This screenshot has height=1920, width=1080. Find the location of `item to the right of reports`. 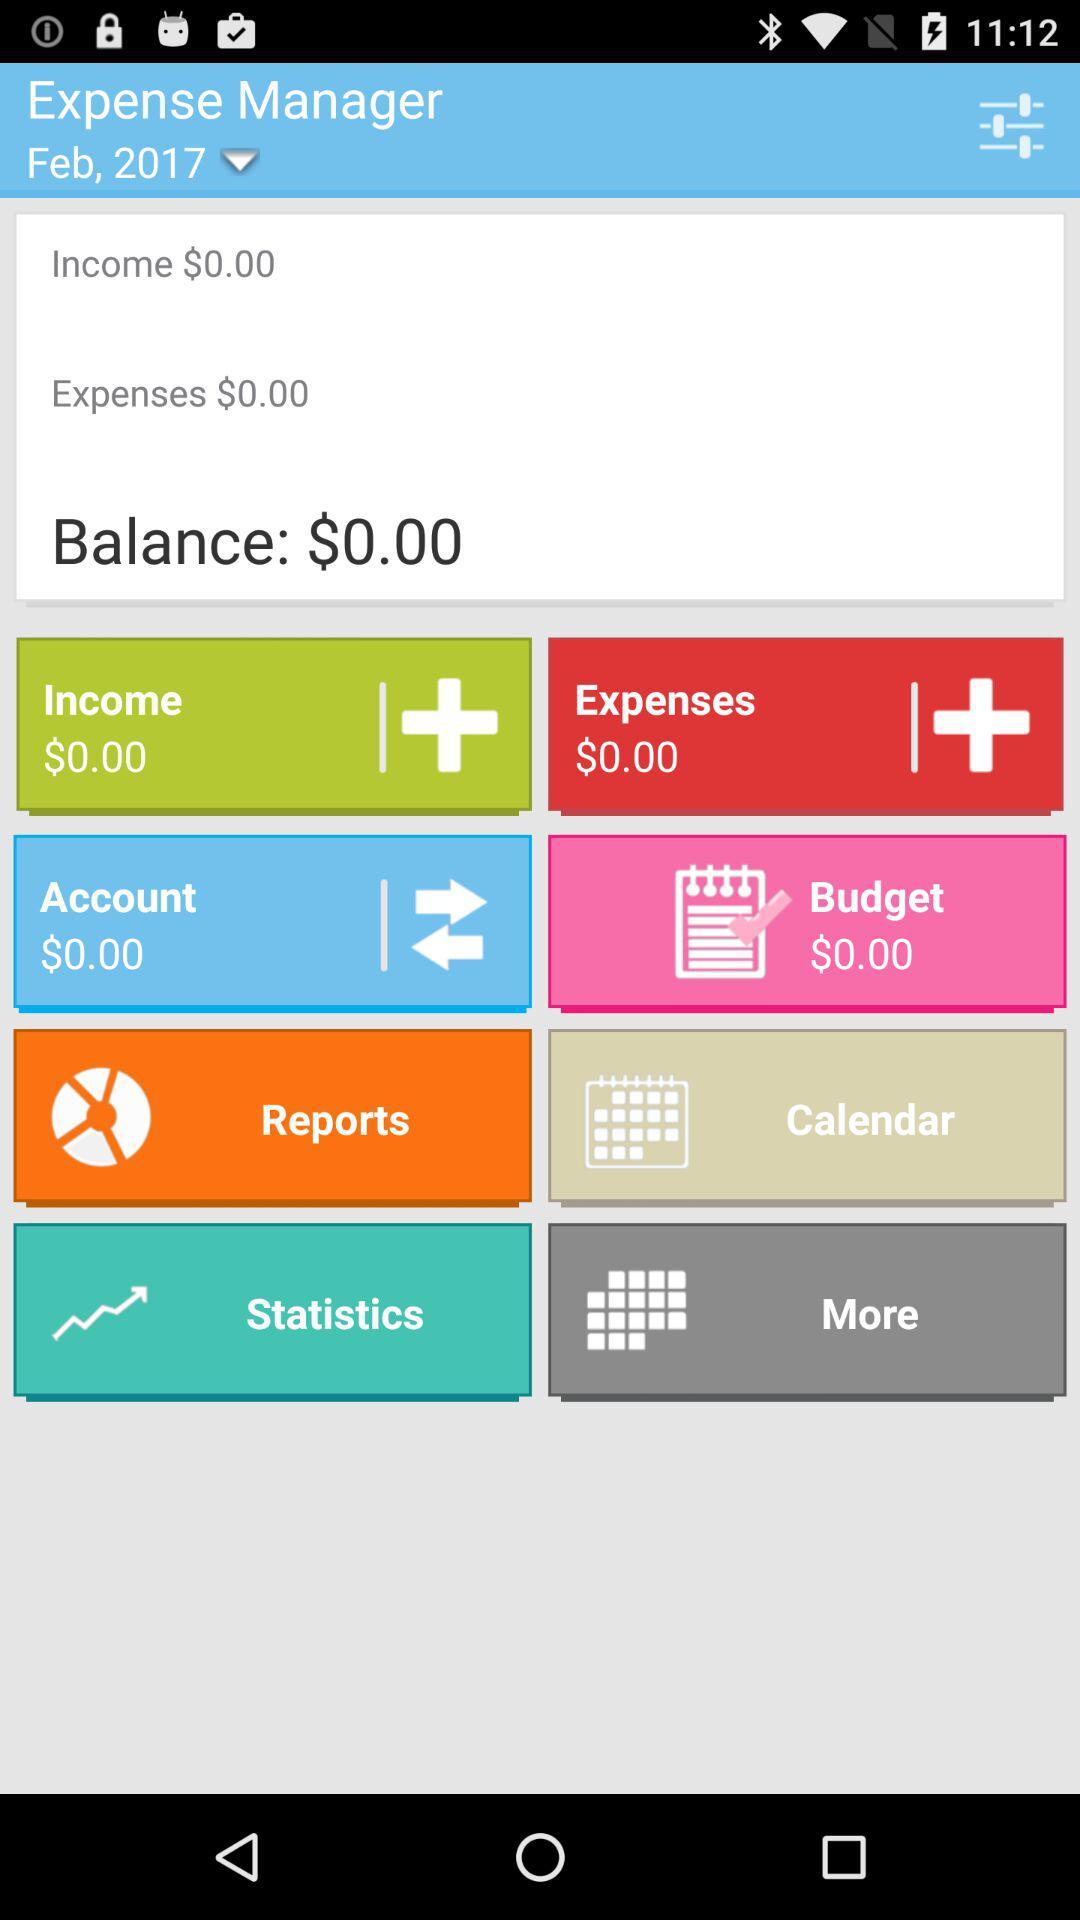

item to the right of reports is located at coordinates (806, 1117).